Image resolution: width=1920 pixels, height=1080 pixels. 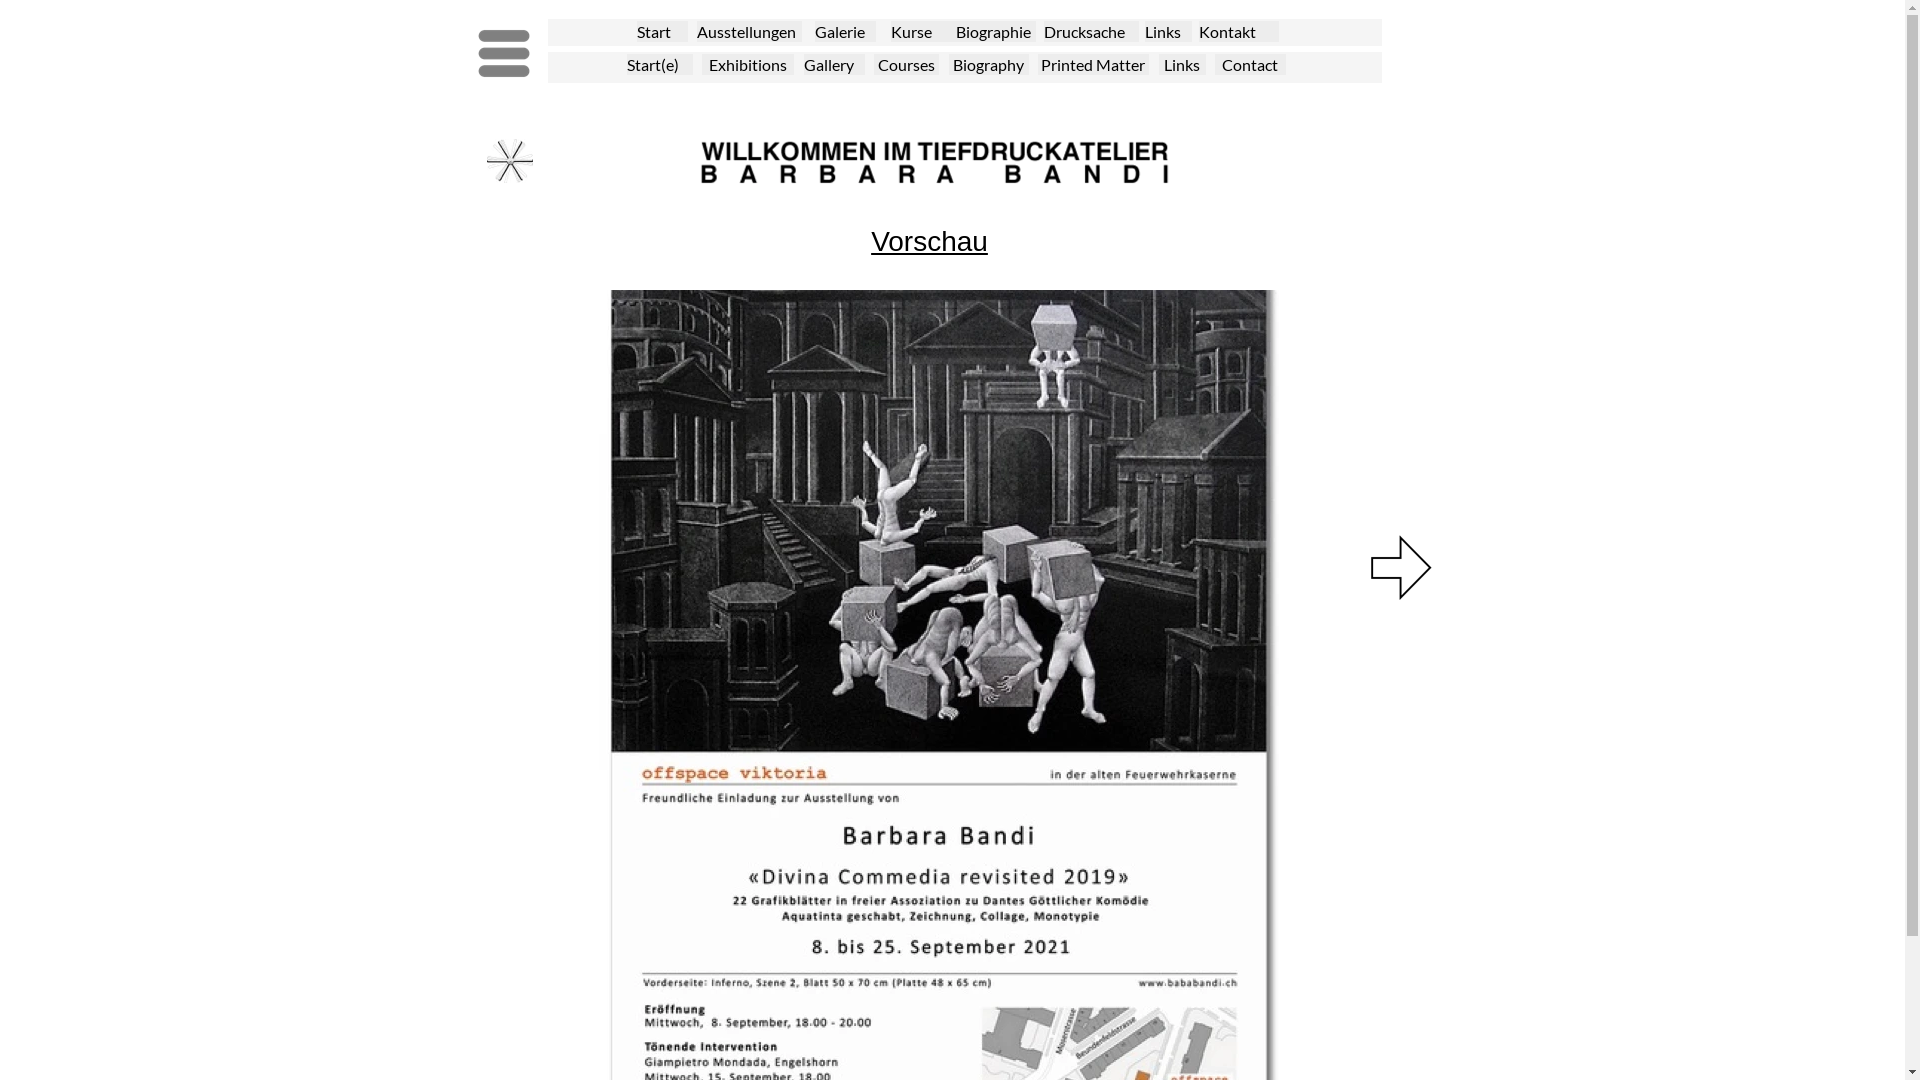 What do you see at coordinates (1092, 65) in the screenshot?
I see `'Printed Matter'` at bounding box center [1092, 65].